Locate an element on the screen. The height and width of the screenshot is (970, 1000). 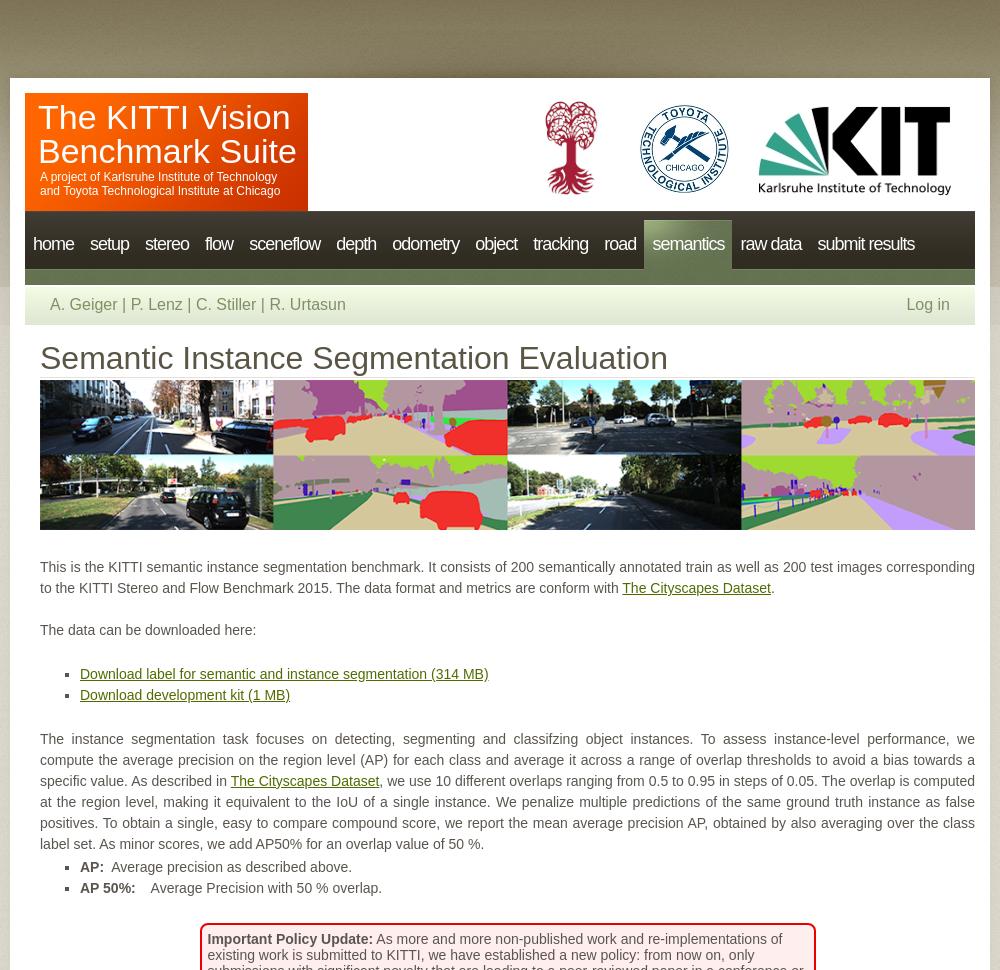
'pixel-level' is located at coordinates (684, 275).